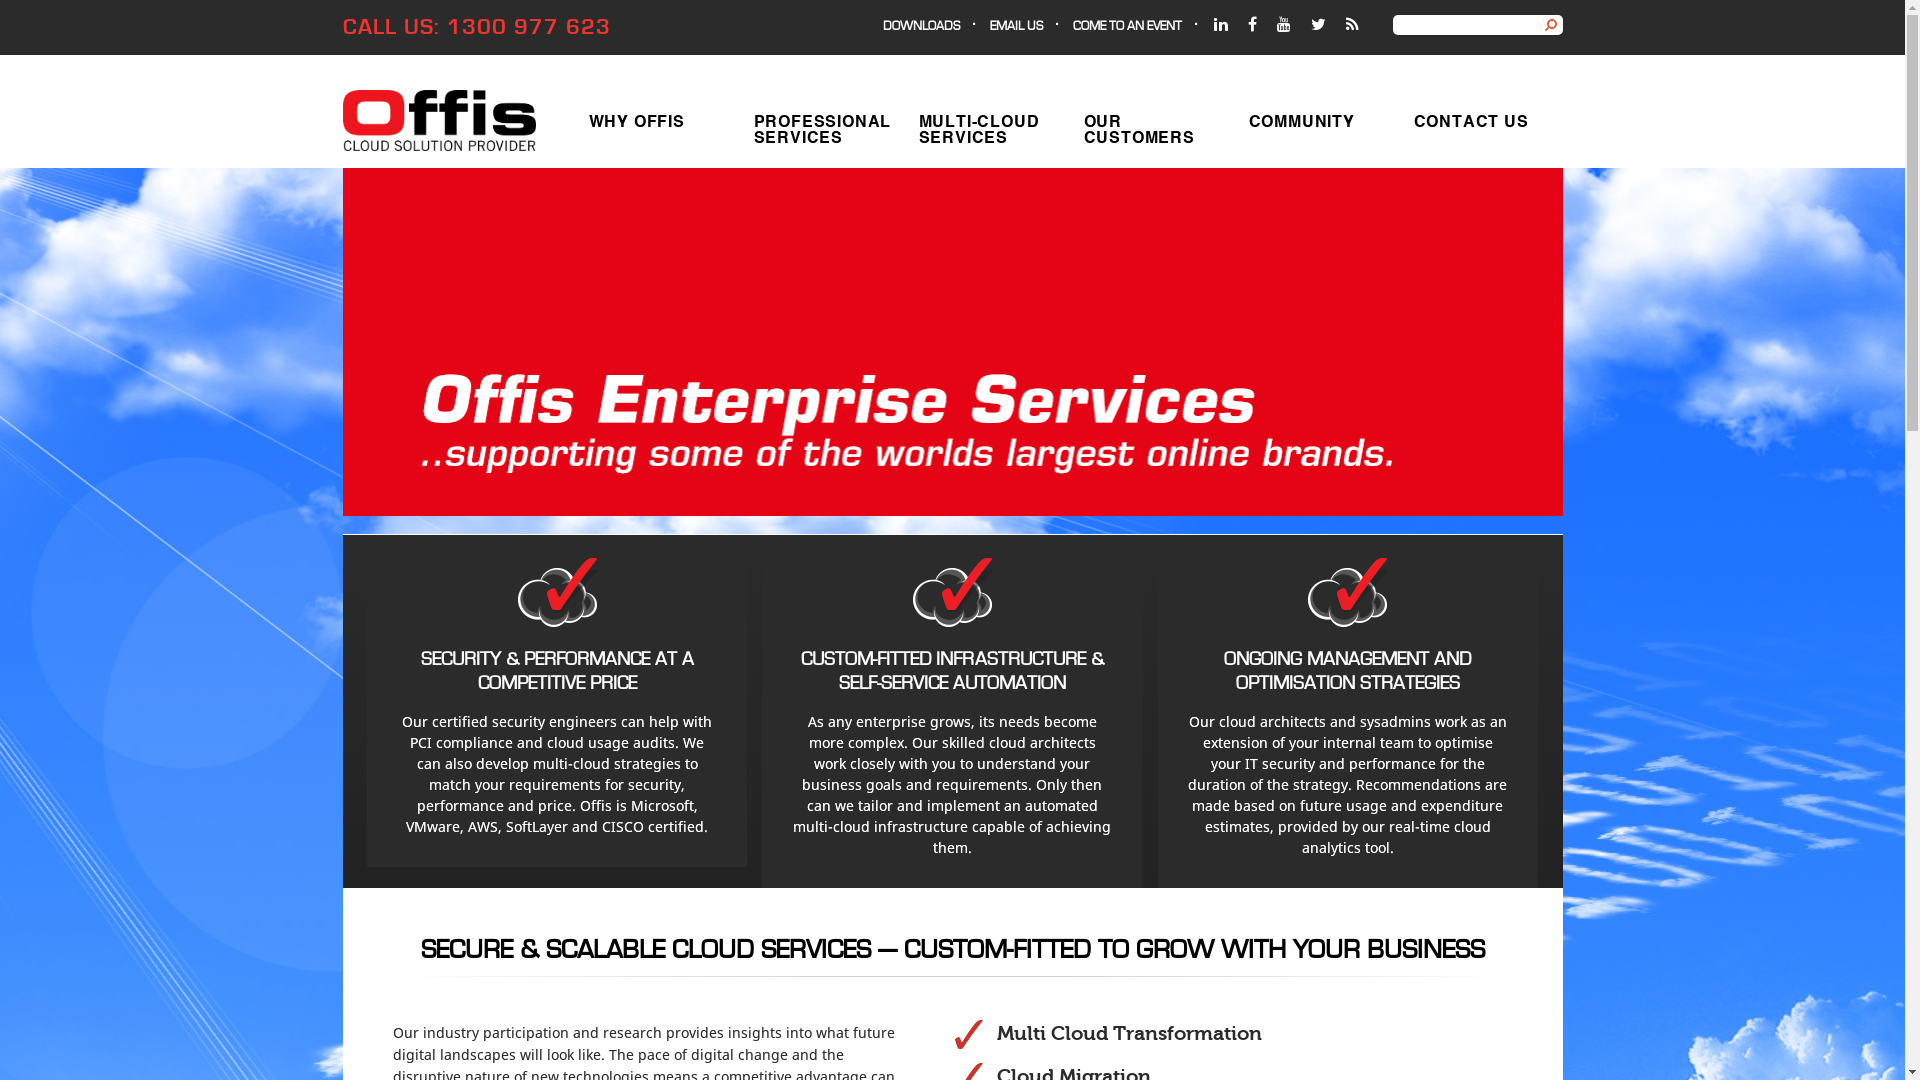 The width and height of the screenshot is (1920, 1080). What do you see at coordinates (1149, 127) in the screenshot?
I see `'OUR CUSTOMERS'` at bounding box center [1149, 127].